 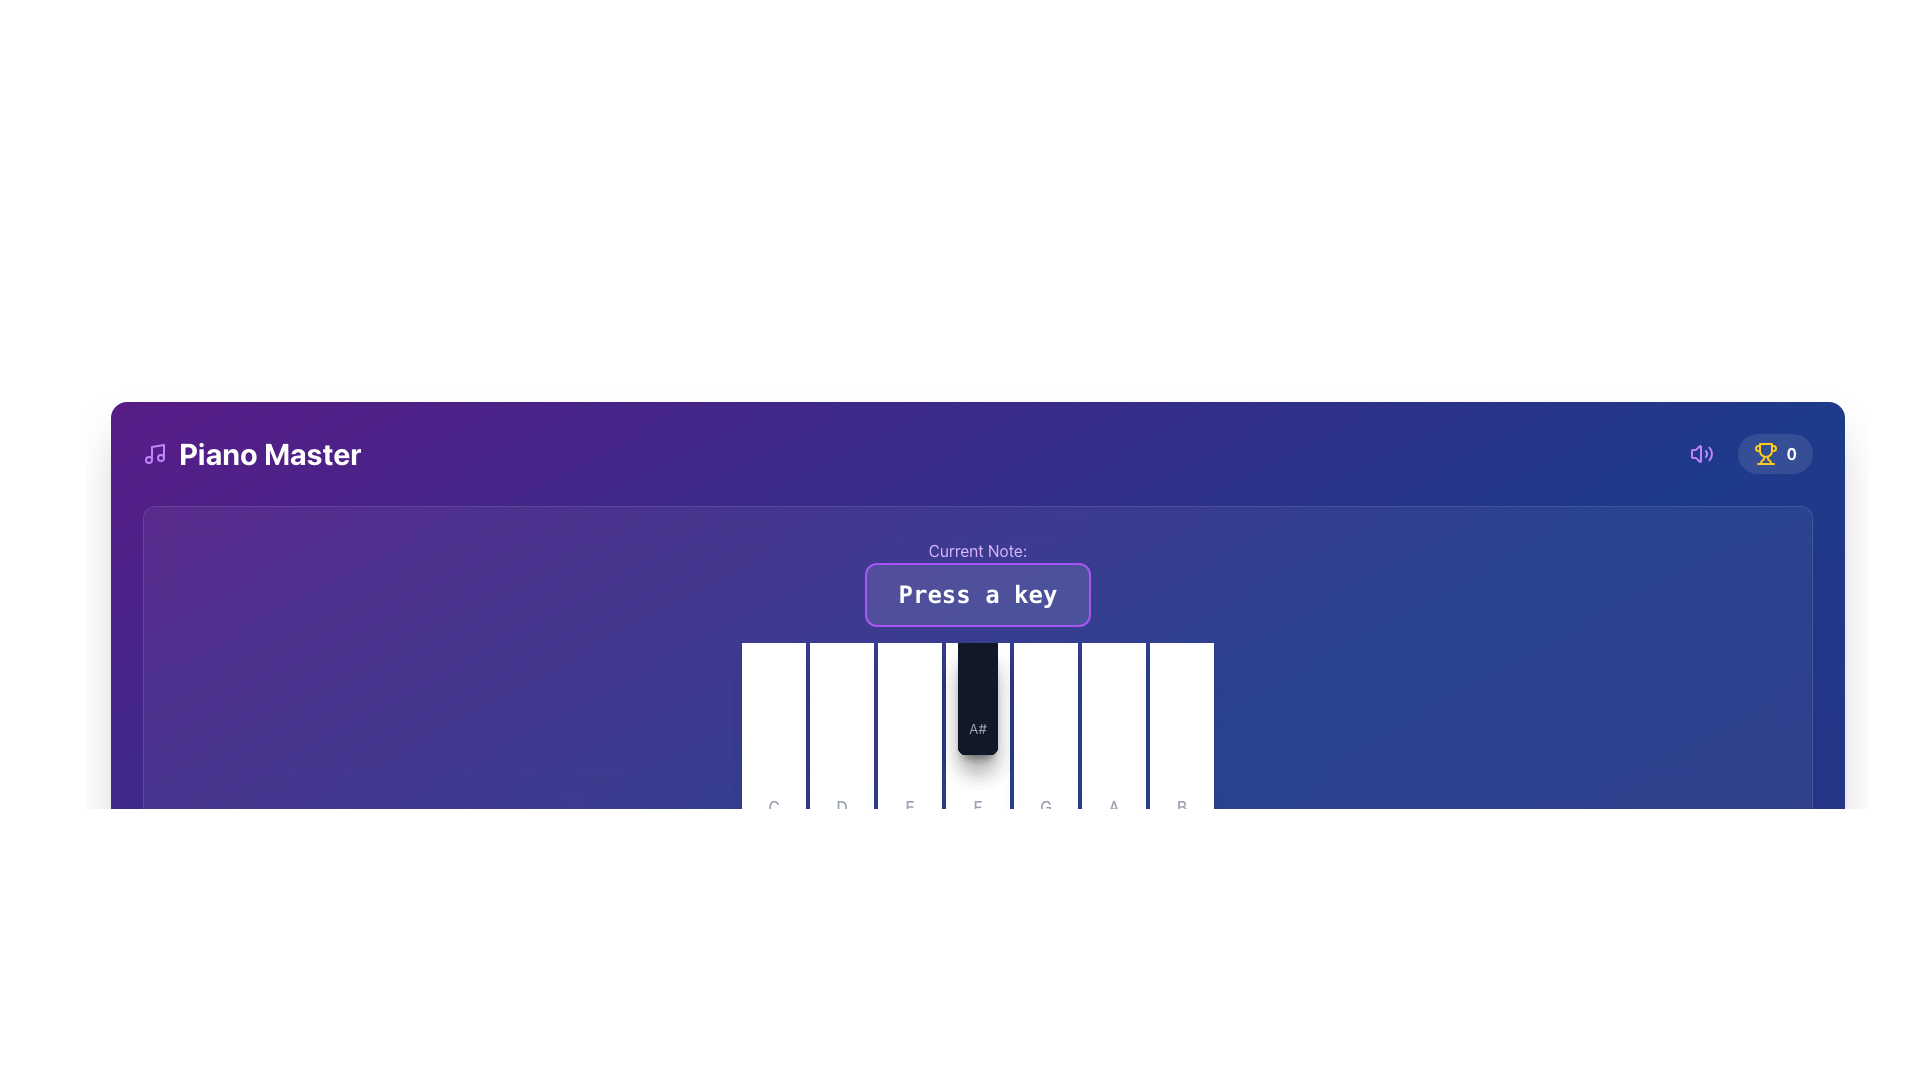 I want to click on the virtual piano key representing the note 'E', which is the third white key from the left, located between 'D' and 'F', so click(x=909, y=739).